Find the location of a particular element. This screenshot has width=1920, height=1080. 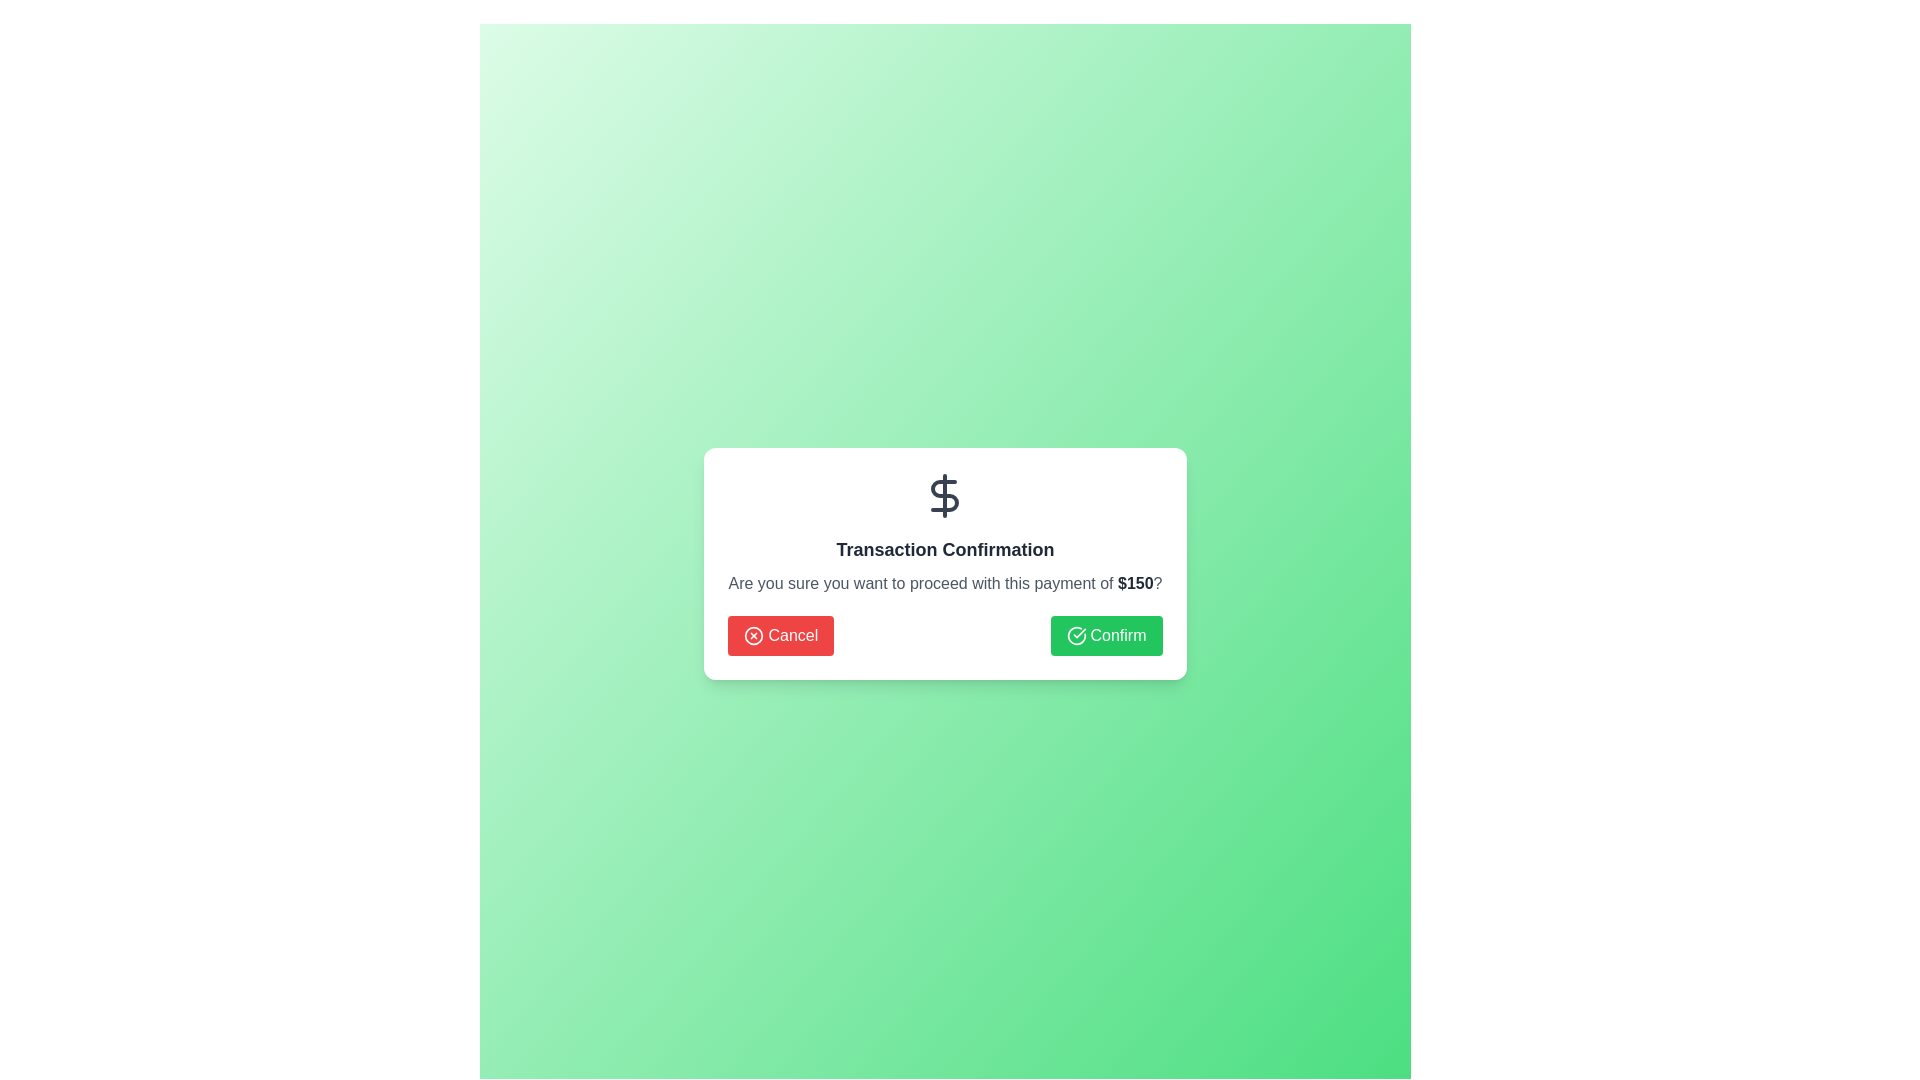

the cancel button located to the left of the green 'Confirm' button at the bottom section of the central confirmation dialog to abort the transaction is located at coordinates (780, 636).